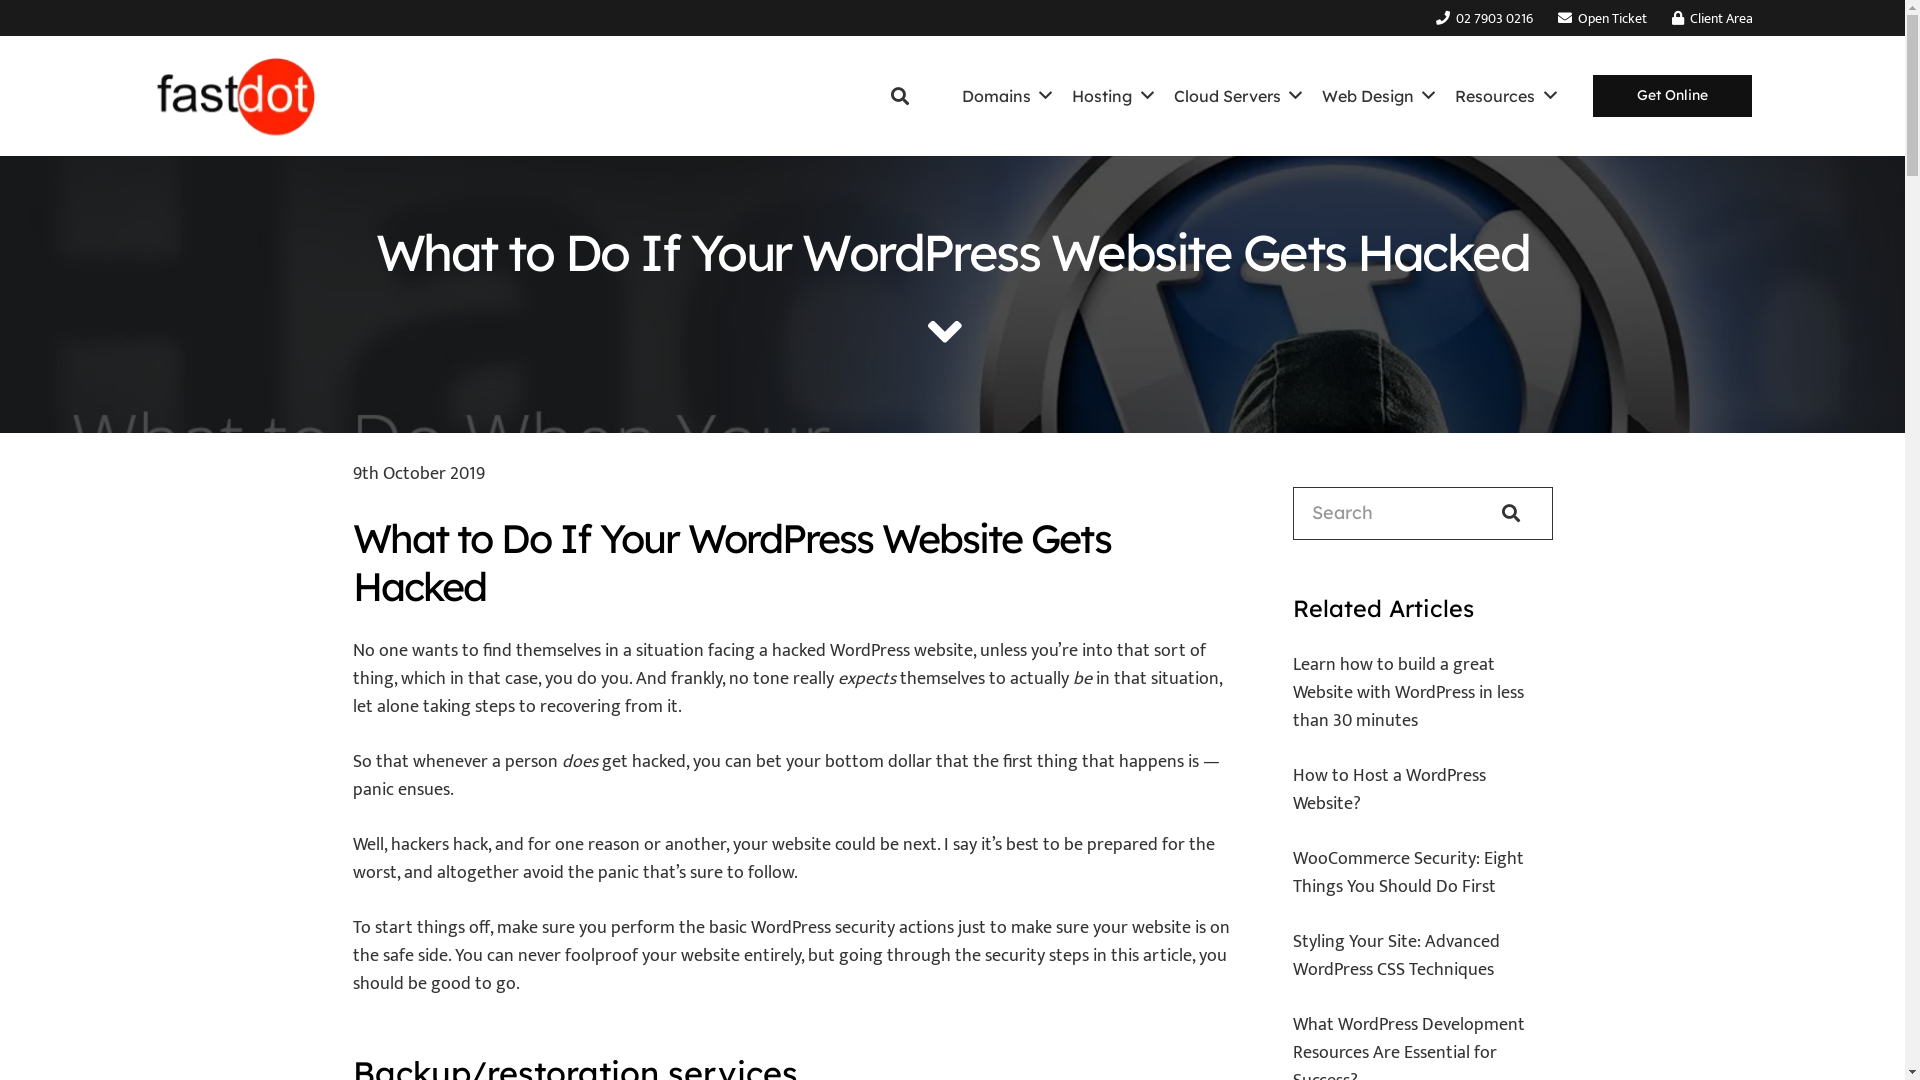 The width and height of the screenshot is (1920, 1080). Describe the element at coordinates (1671, 17) in the screenshot. I see `'Client Area'` at that location.